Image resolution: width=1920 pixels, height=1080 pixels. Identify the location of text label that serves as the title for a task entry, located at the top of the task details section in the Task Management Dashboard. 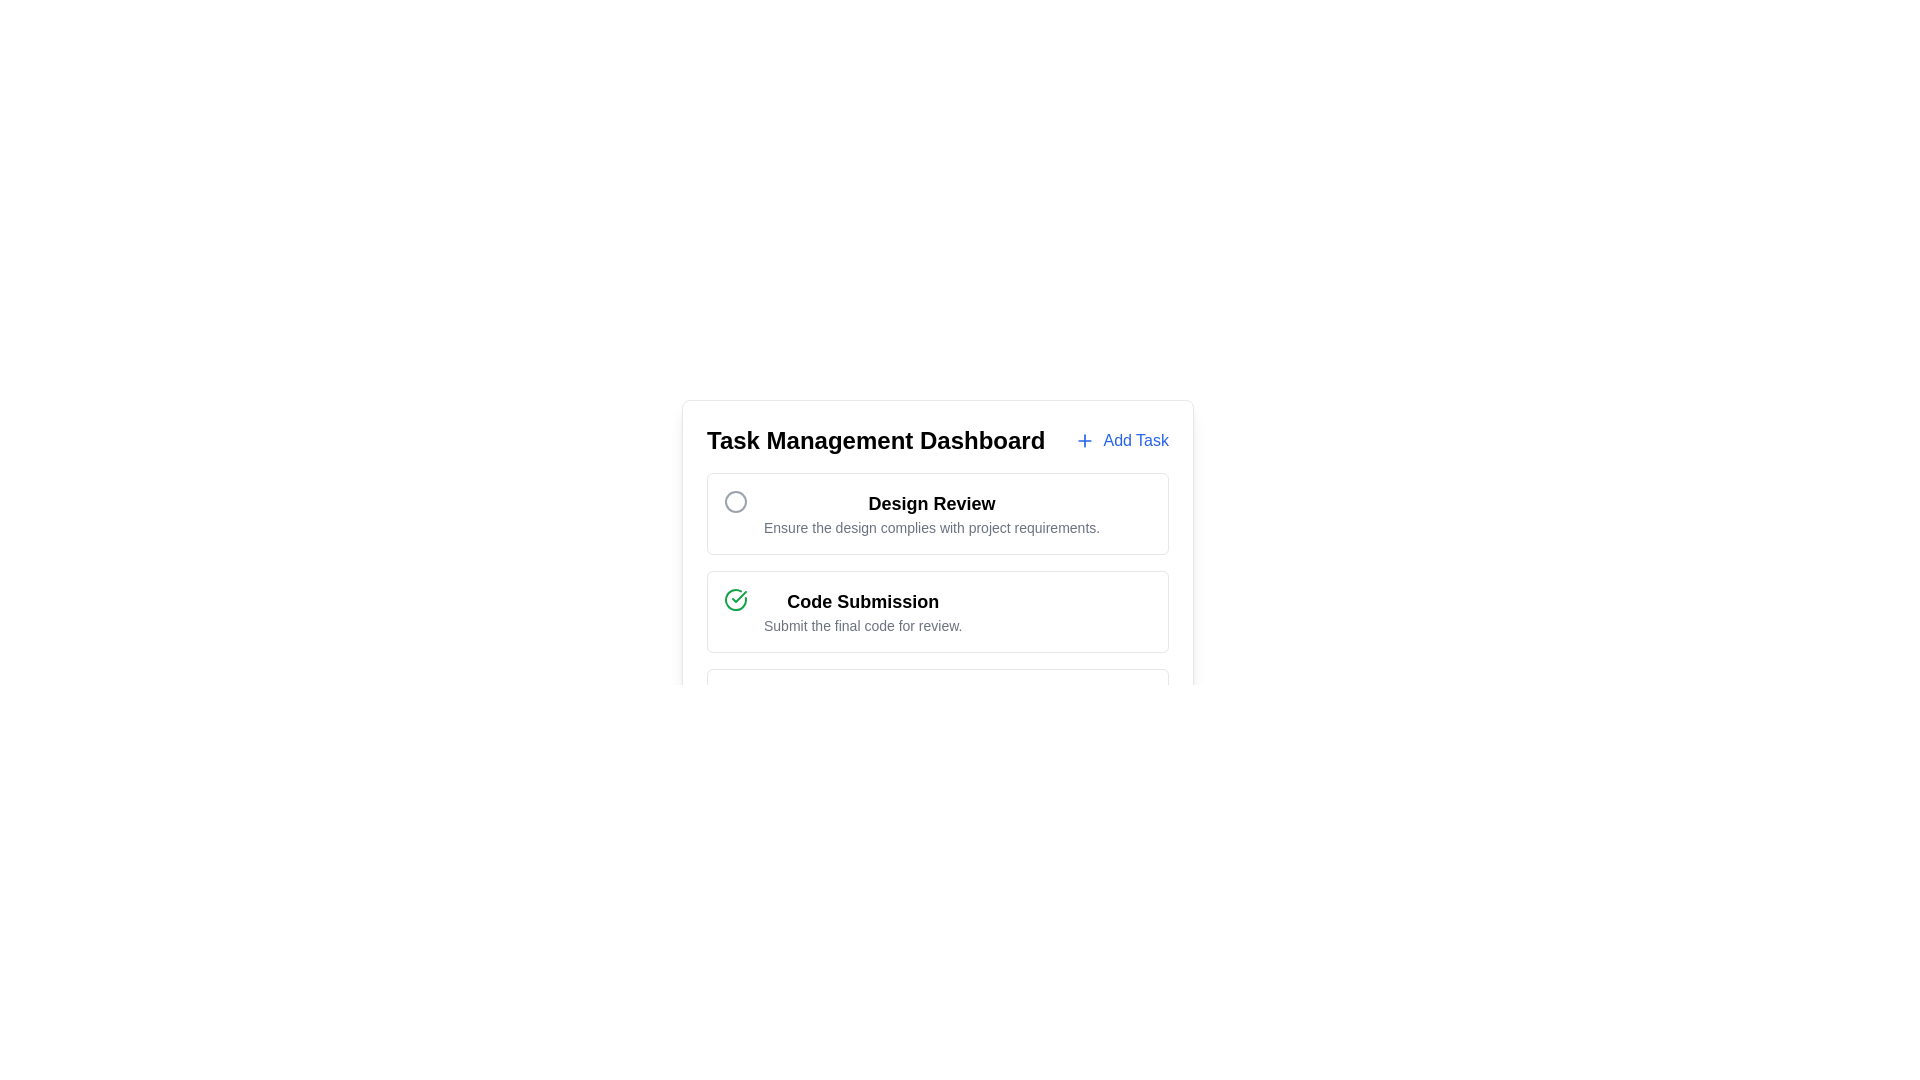
(931, 503).